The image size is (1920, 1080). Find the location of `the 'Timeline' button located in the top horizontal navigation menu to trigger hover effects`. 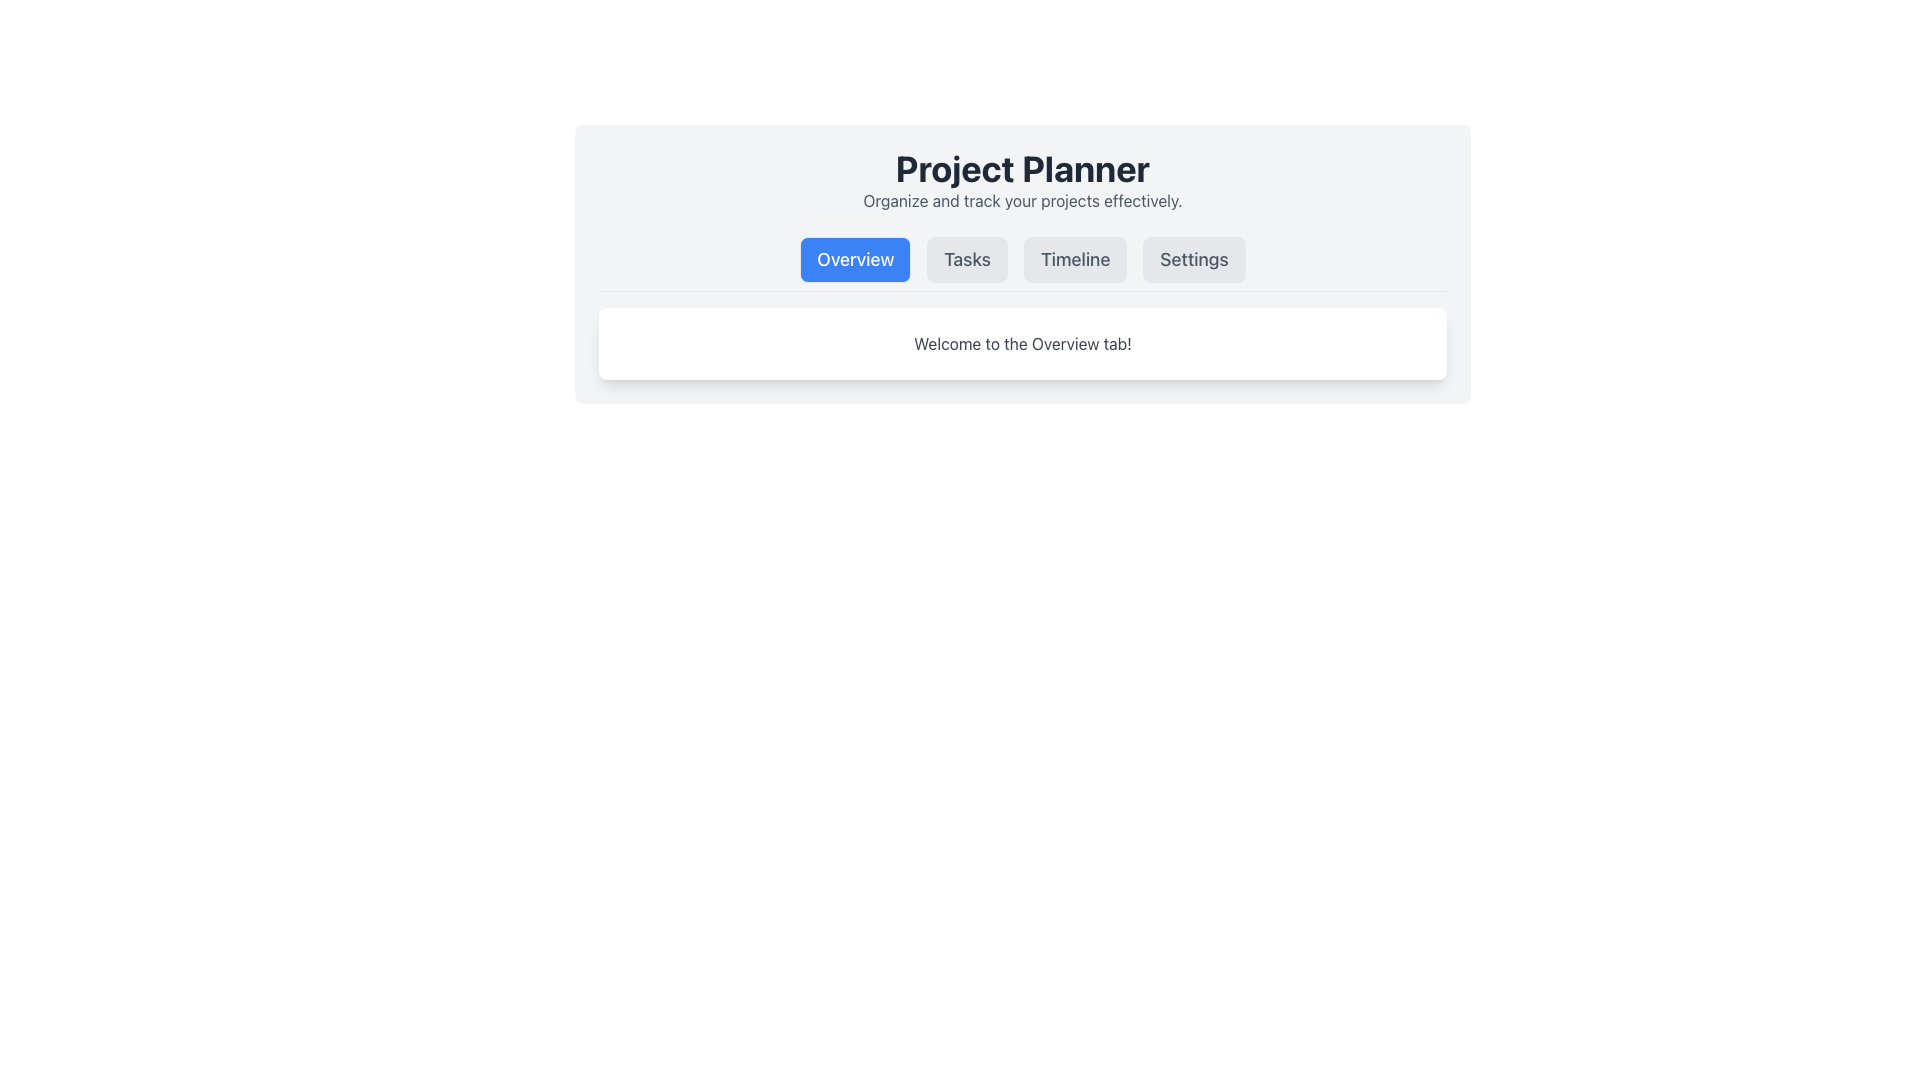

the 'Timeline' button located in the top horizontal navigation menu to trigger hover effects is located at coordinates (1074, 258).